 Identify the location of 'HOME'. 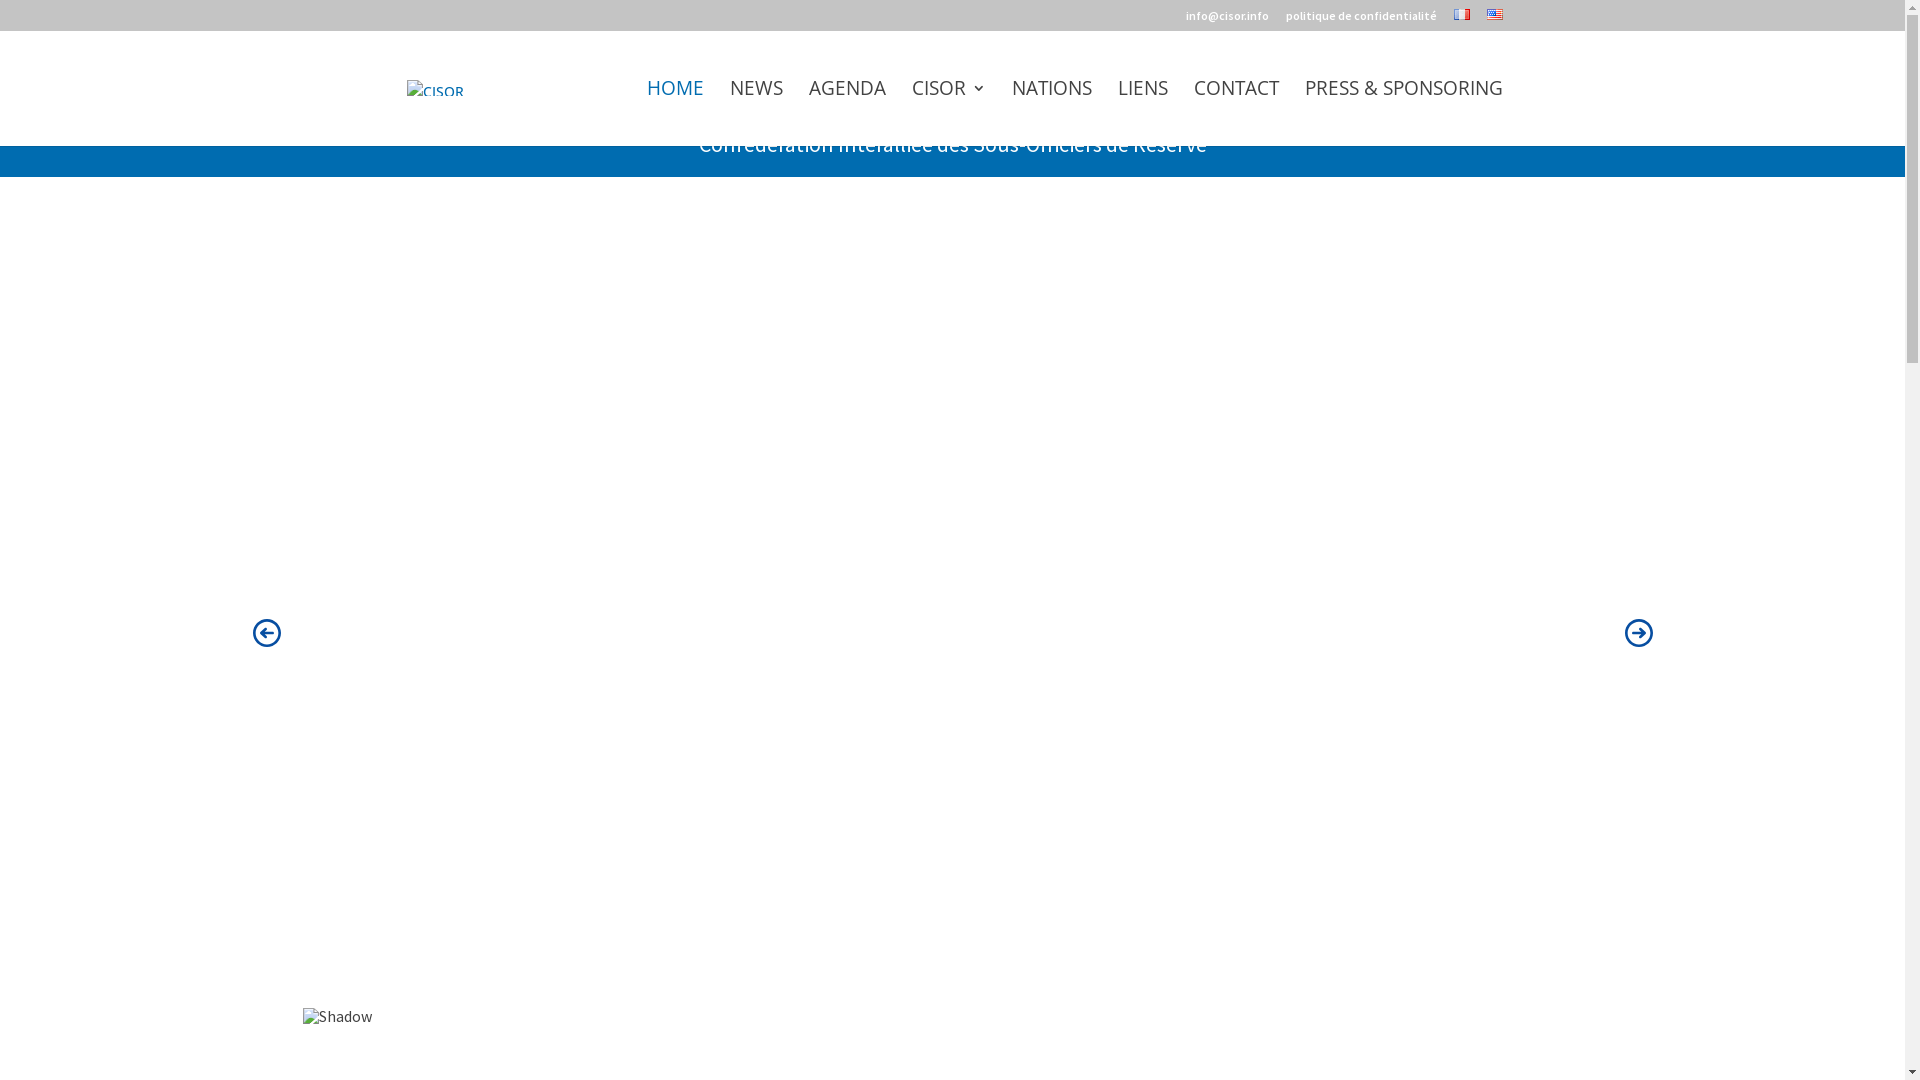
(674, 113).